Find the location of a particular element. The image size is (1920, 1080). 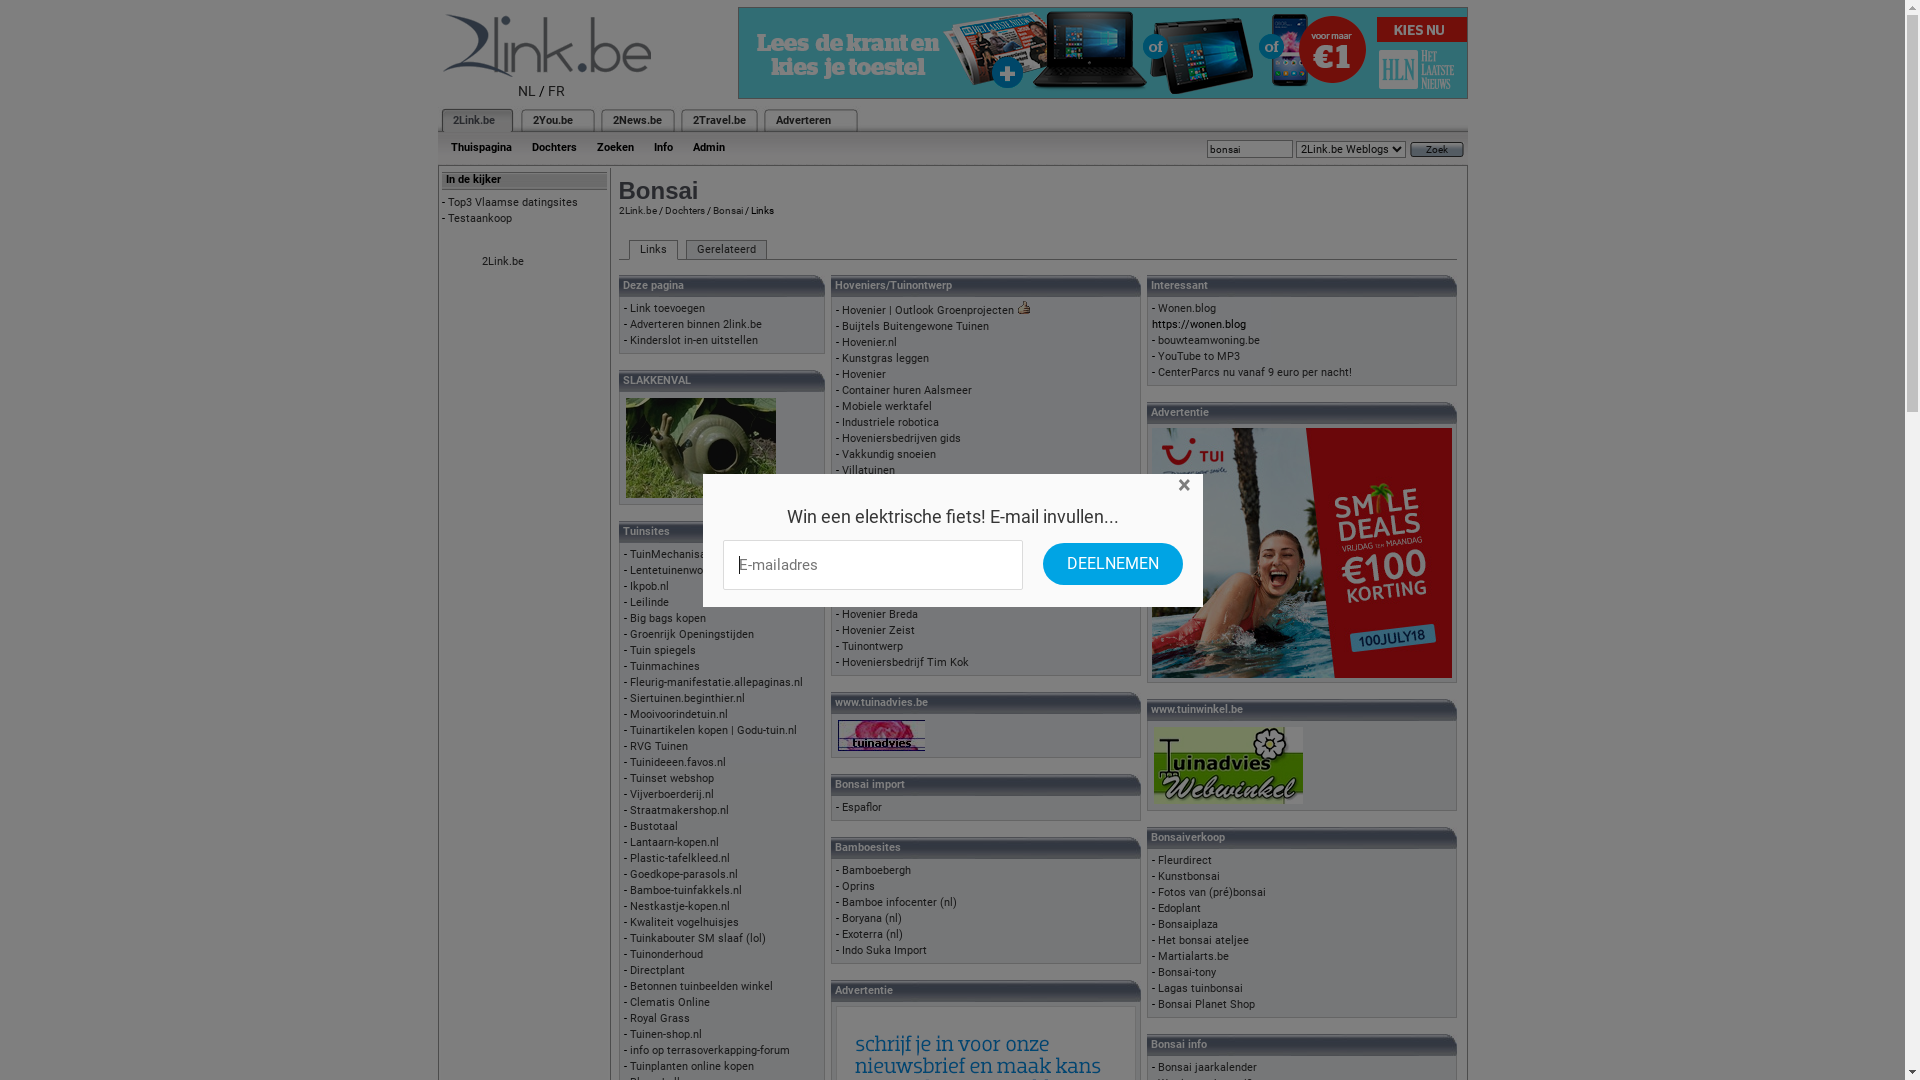

'Clematis Online' is located at coordinates (670, 1002).